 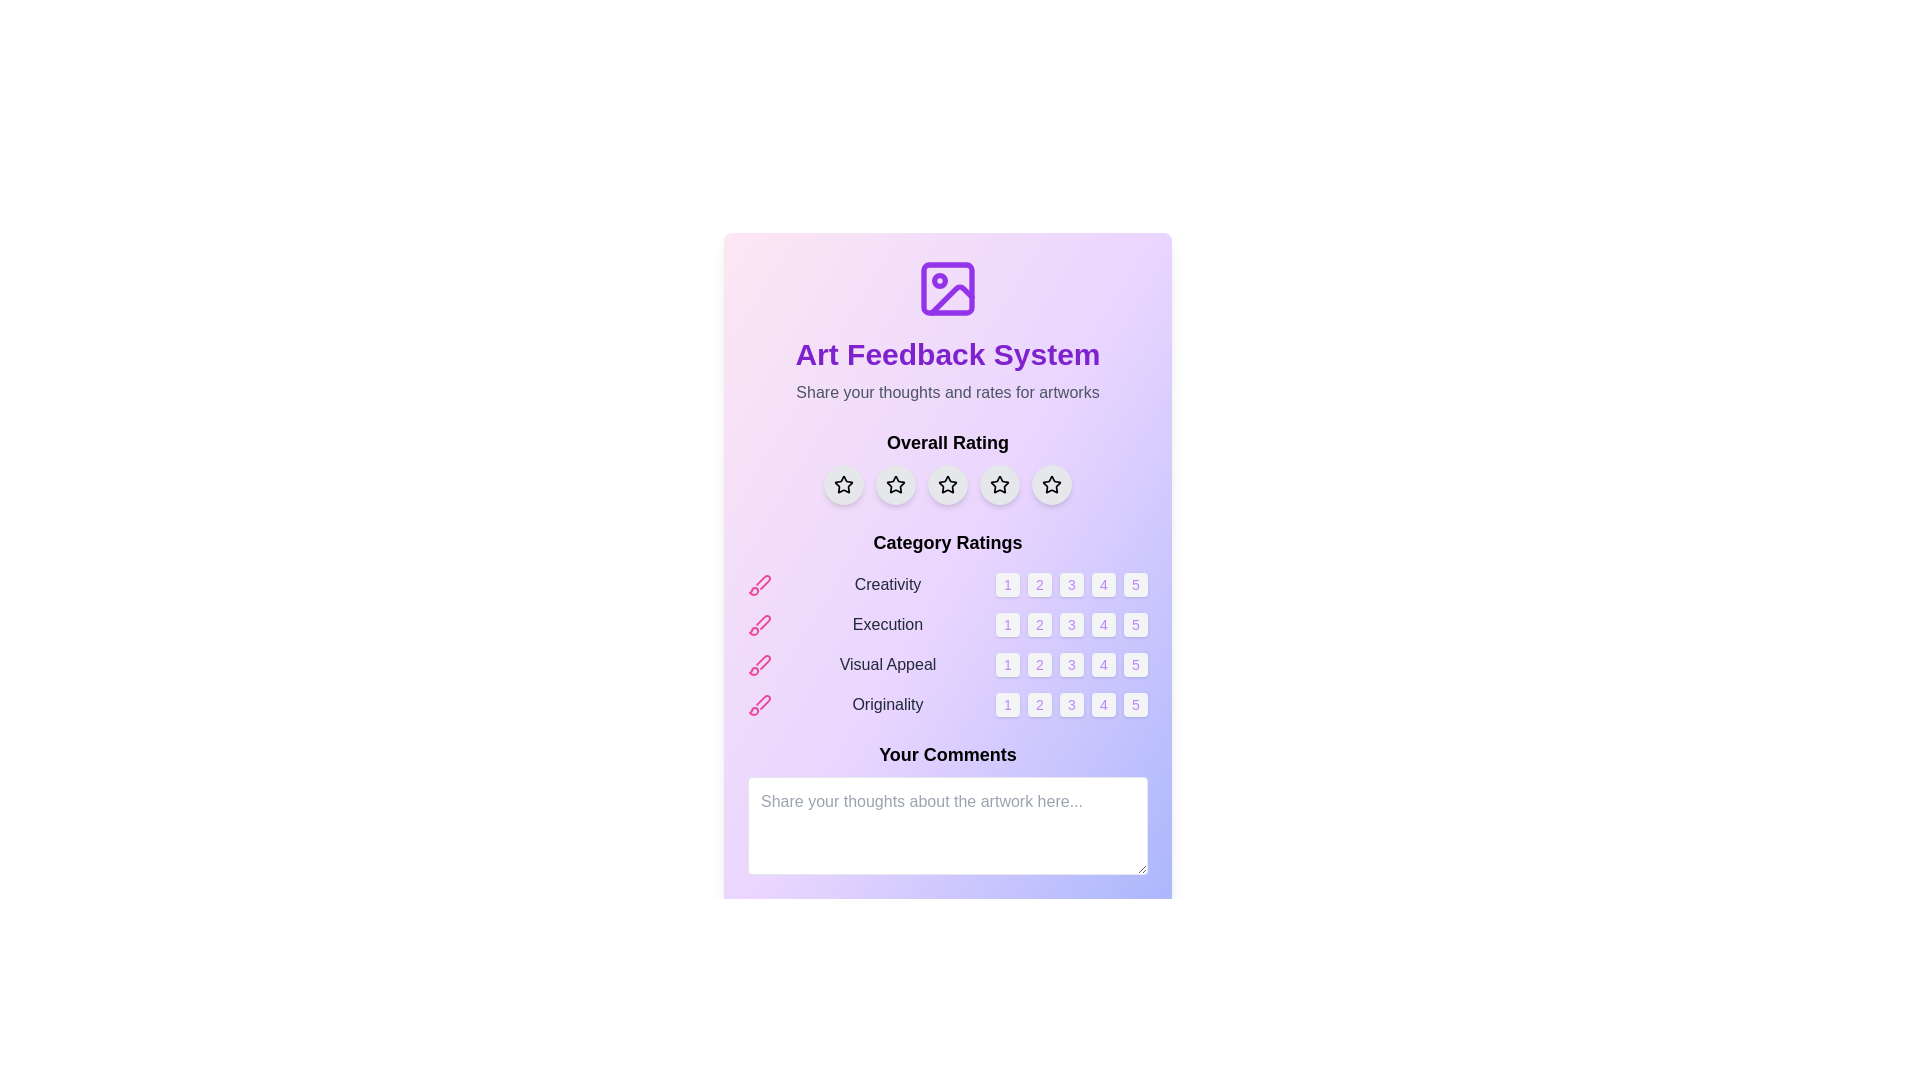 What do you see at coordinates (1070, 585) in the screenshot?
I see `the small circular button labeled '3', which is the third button in a horizontal row under the 'Category Ratings' section, to observe its hover effect` at bounding box center [1070, 585].